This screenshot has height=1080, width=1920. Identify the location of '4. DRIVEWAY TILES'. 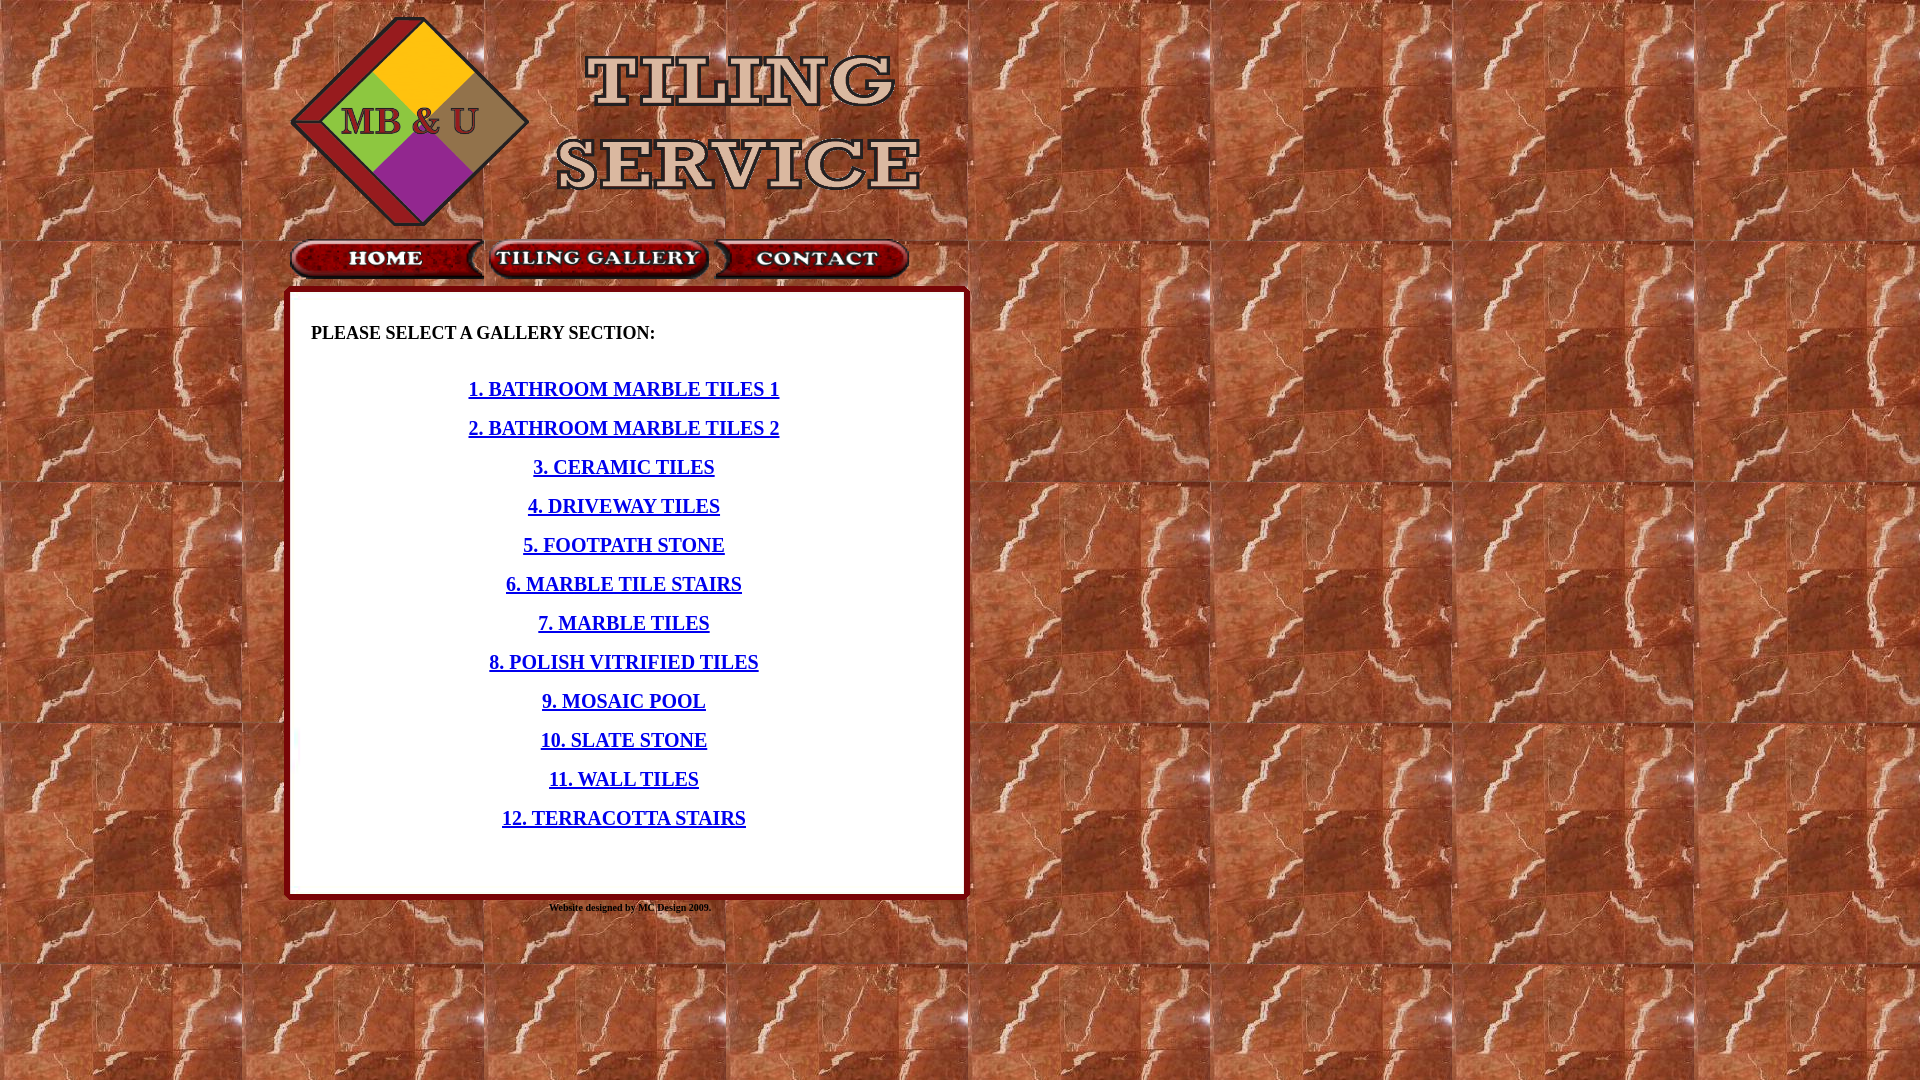
(623, 504).